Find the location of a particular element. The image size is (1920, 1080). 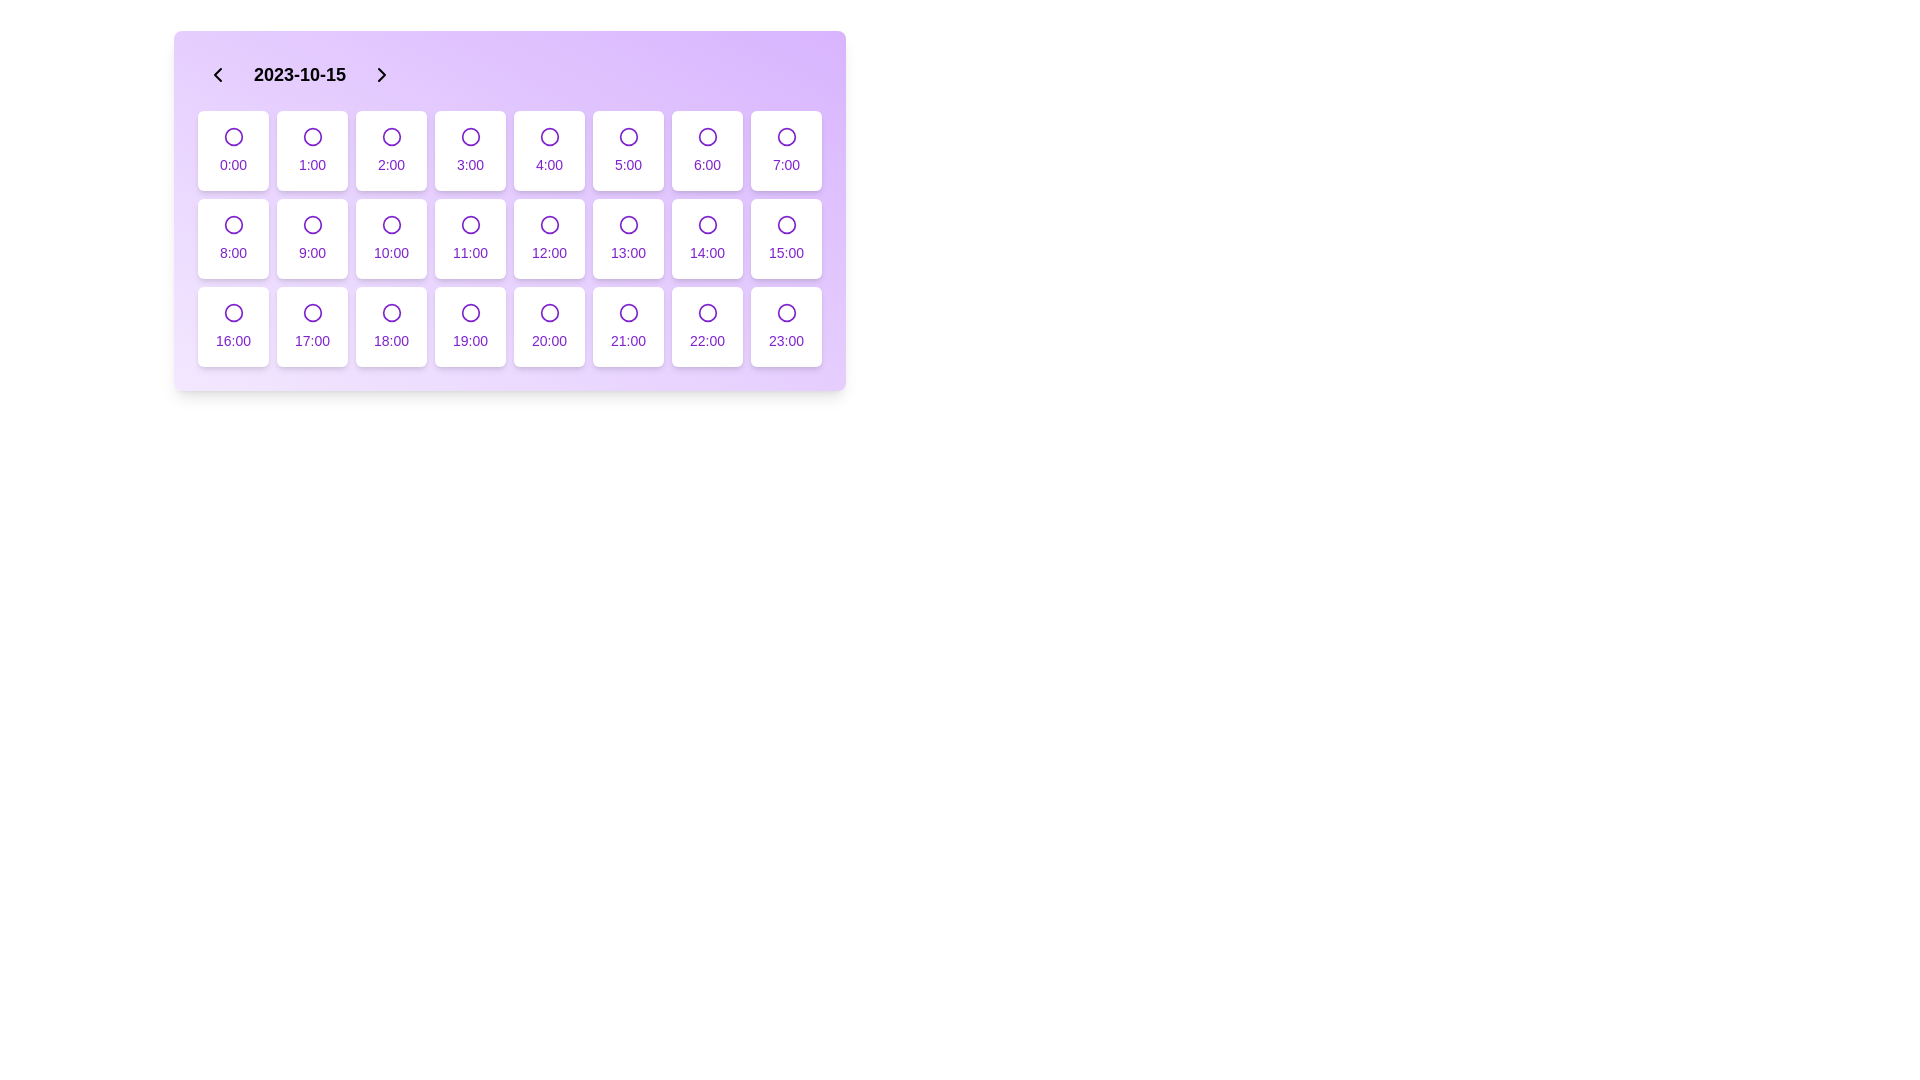

the time selection button located in the first row, sixth column of the grid layout, which is surrounded by '5:00' and '7:00' boxes is located at coordinates (707, 149).